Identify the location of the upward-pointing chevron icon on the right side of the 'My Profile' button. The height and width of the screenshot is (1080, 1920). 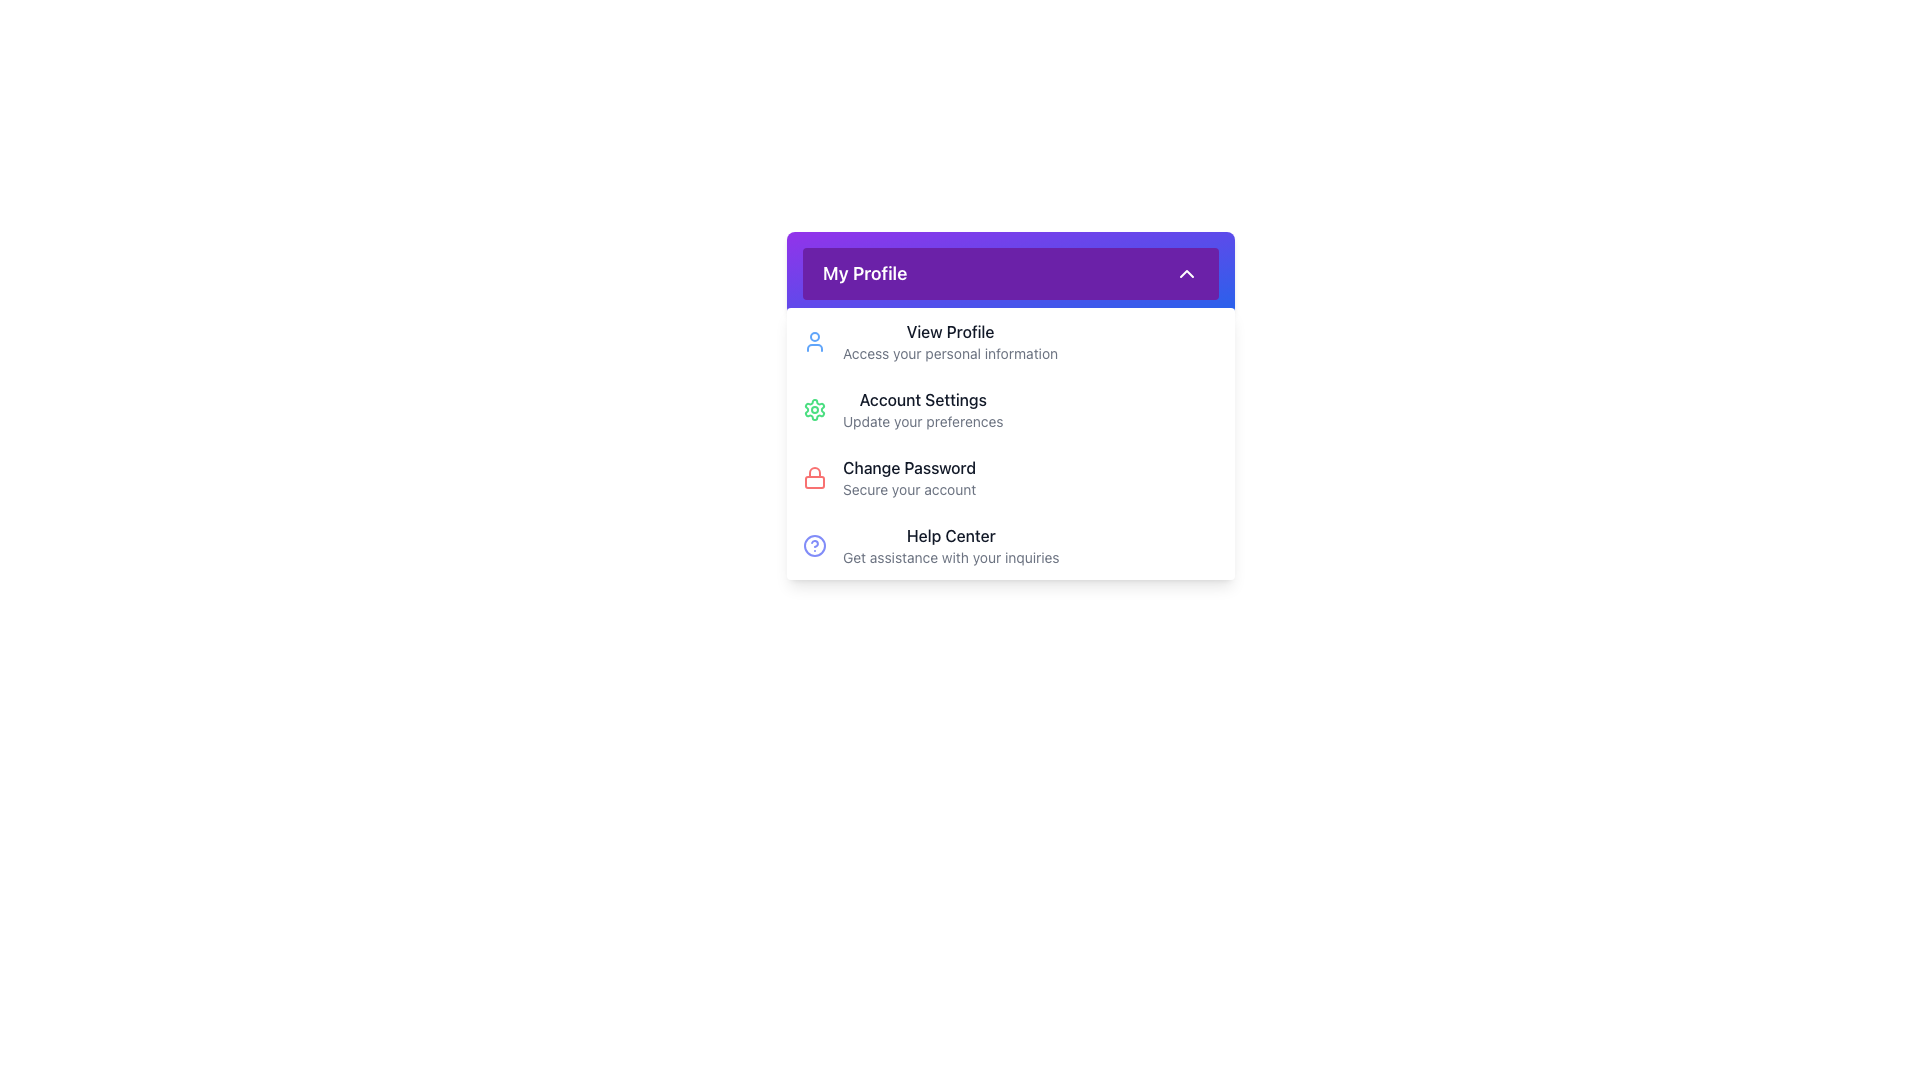
(1186, 273).